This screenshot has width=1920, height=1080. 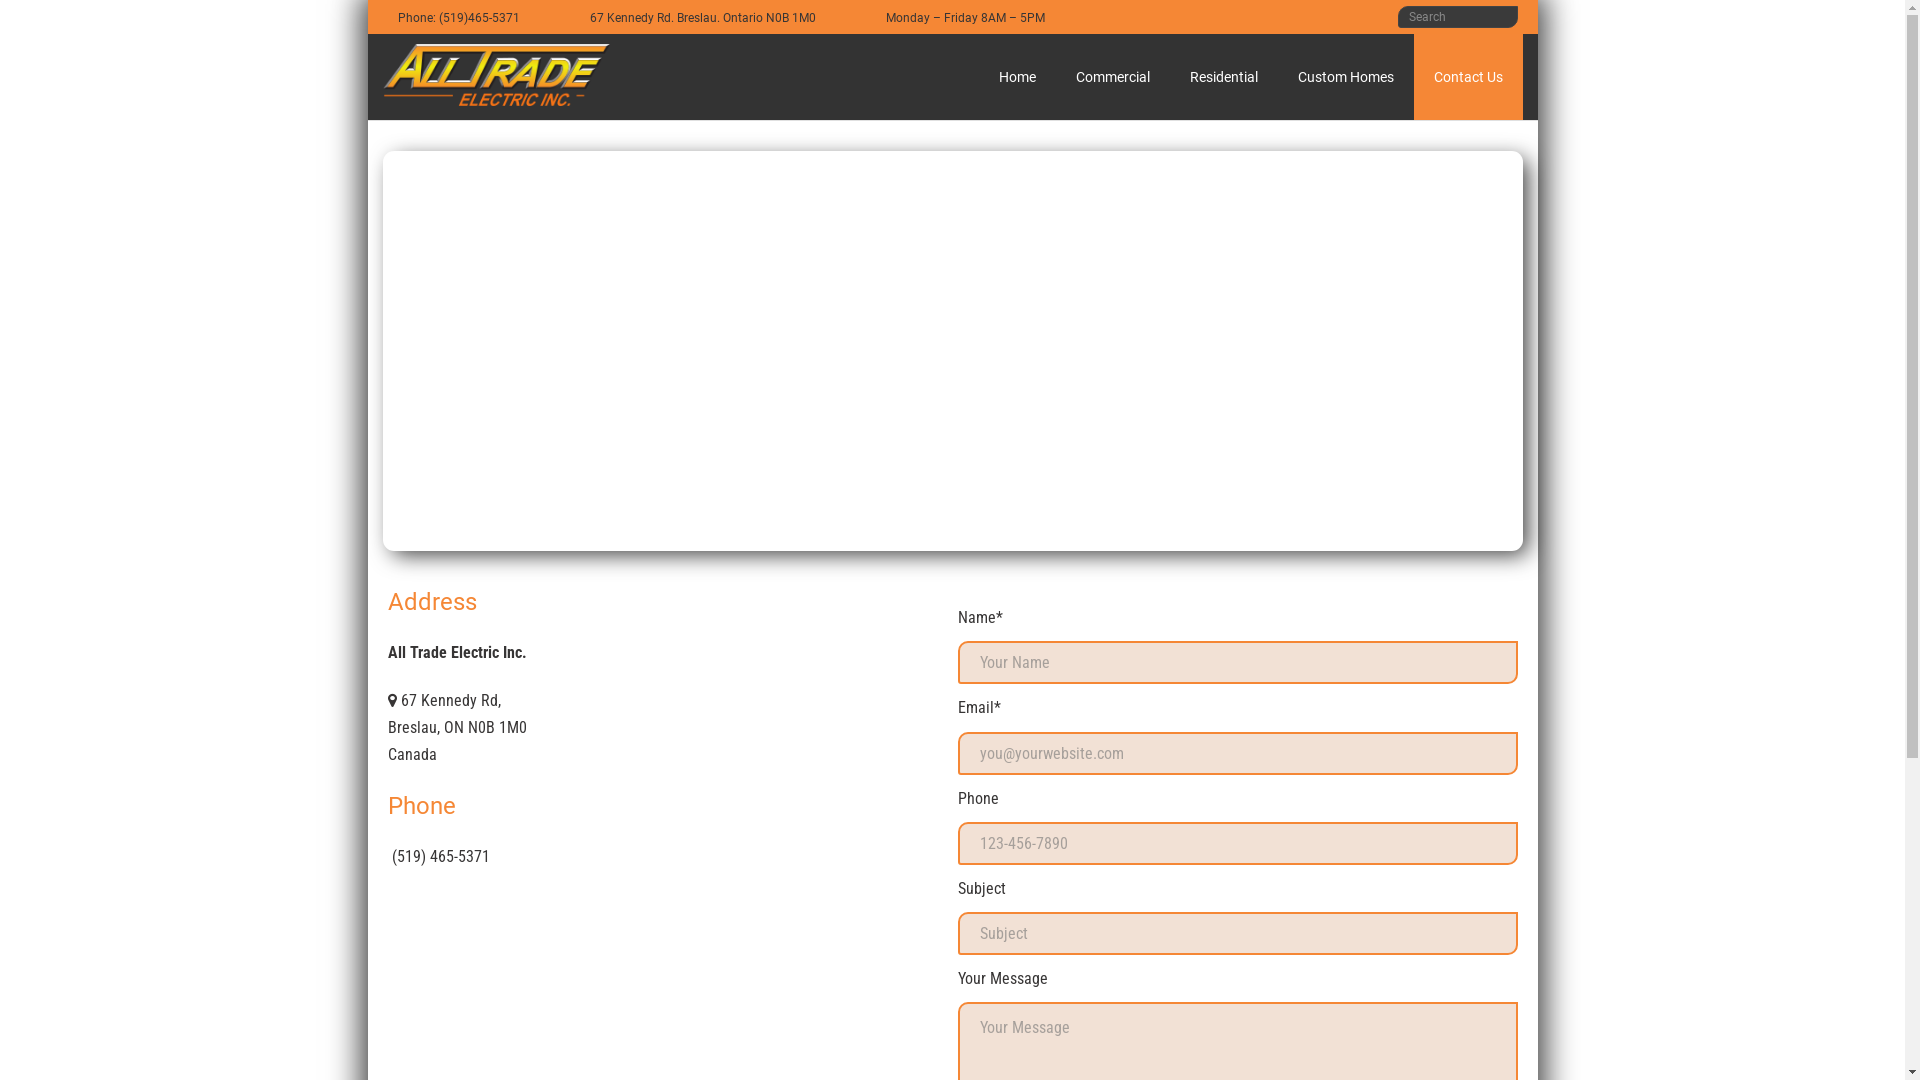 What do you see at coordinates (701, 16) in the screenshot?
I see `'67 Kennedy Rd. Breslau. Ontario N0B 1M0'` at bounding box center [701, 16].